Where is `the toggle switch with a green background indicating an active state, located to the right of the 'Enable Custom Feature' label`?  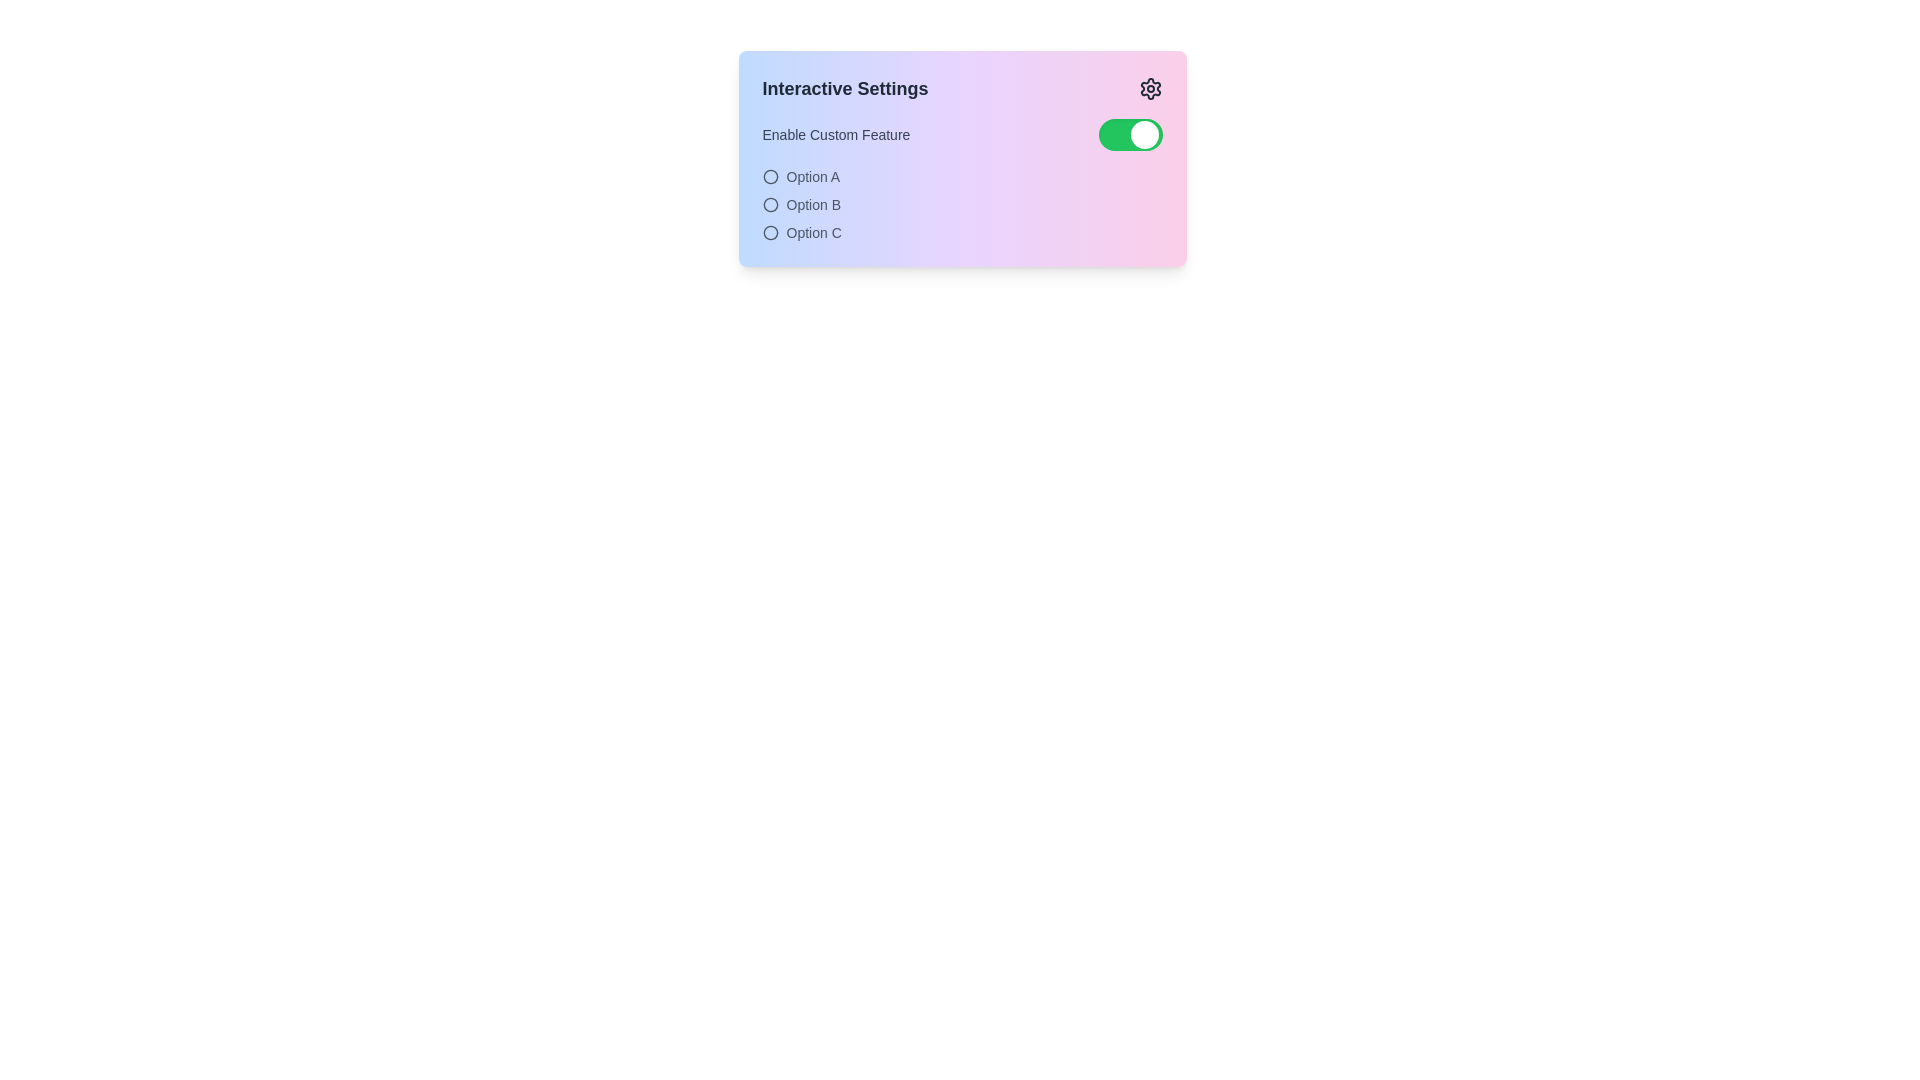 the toggle switch with a green background indicating an active state, located to the right of the 'Enable Custom Feature' label is located at coordinates (1130, 135).